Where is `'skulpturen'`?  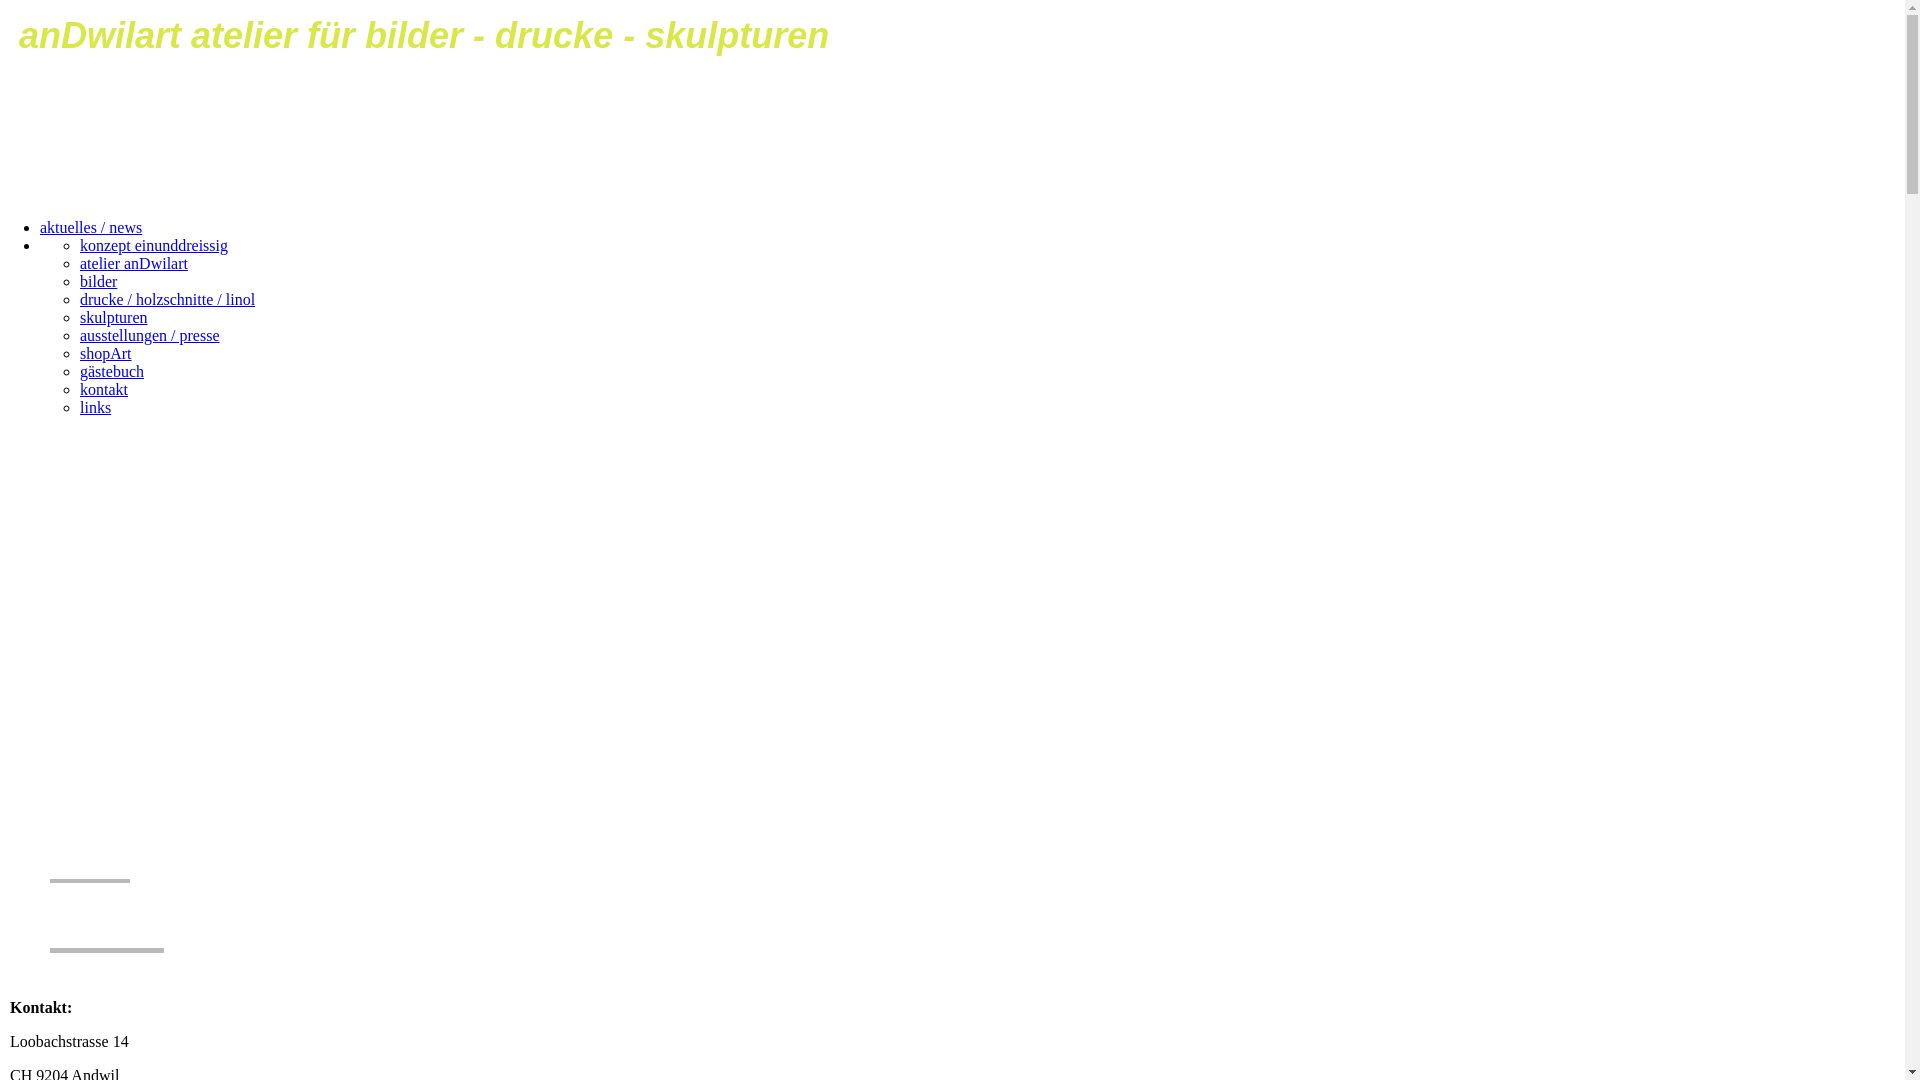 'skulpturen' is located at coordinates (113, 316).